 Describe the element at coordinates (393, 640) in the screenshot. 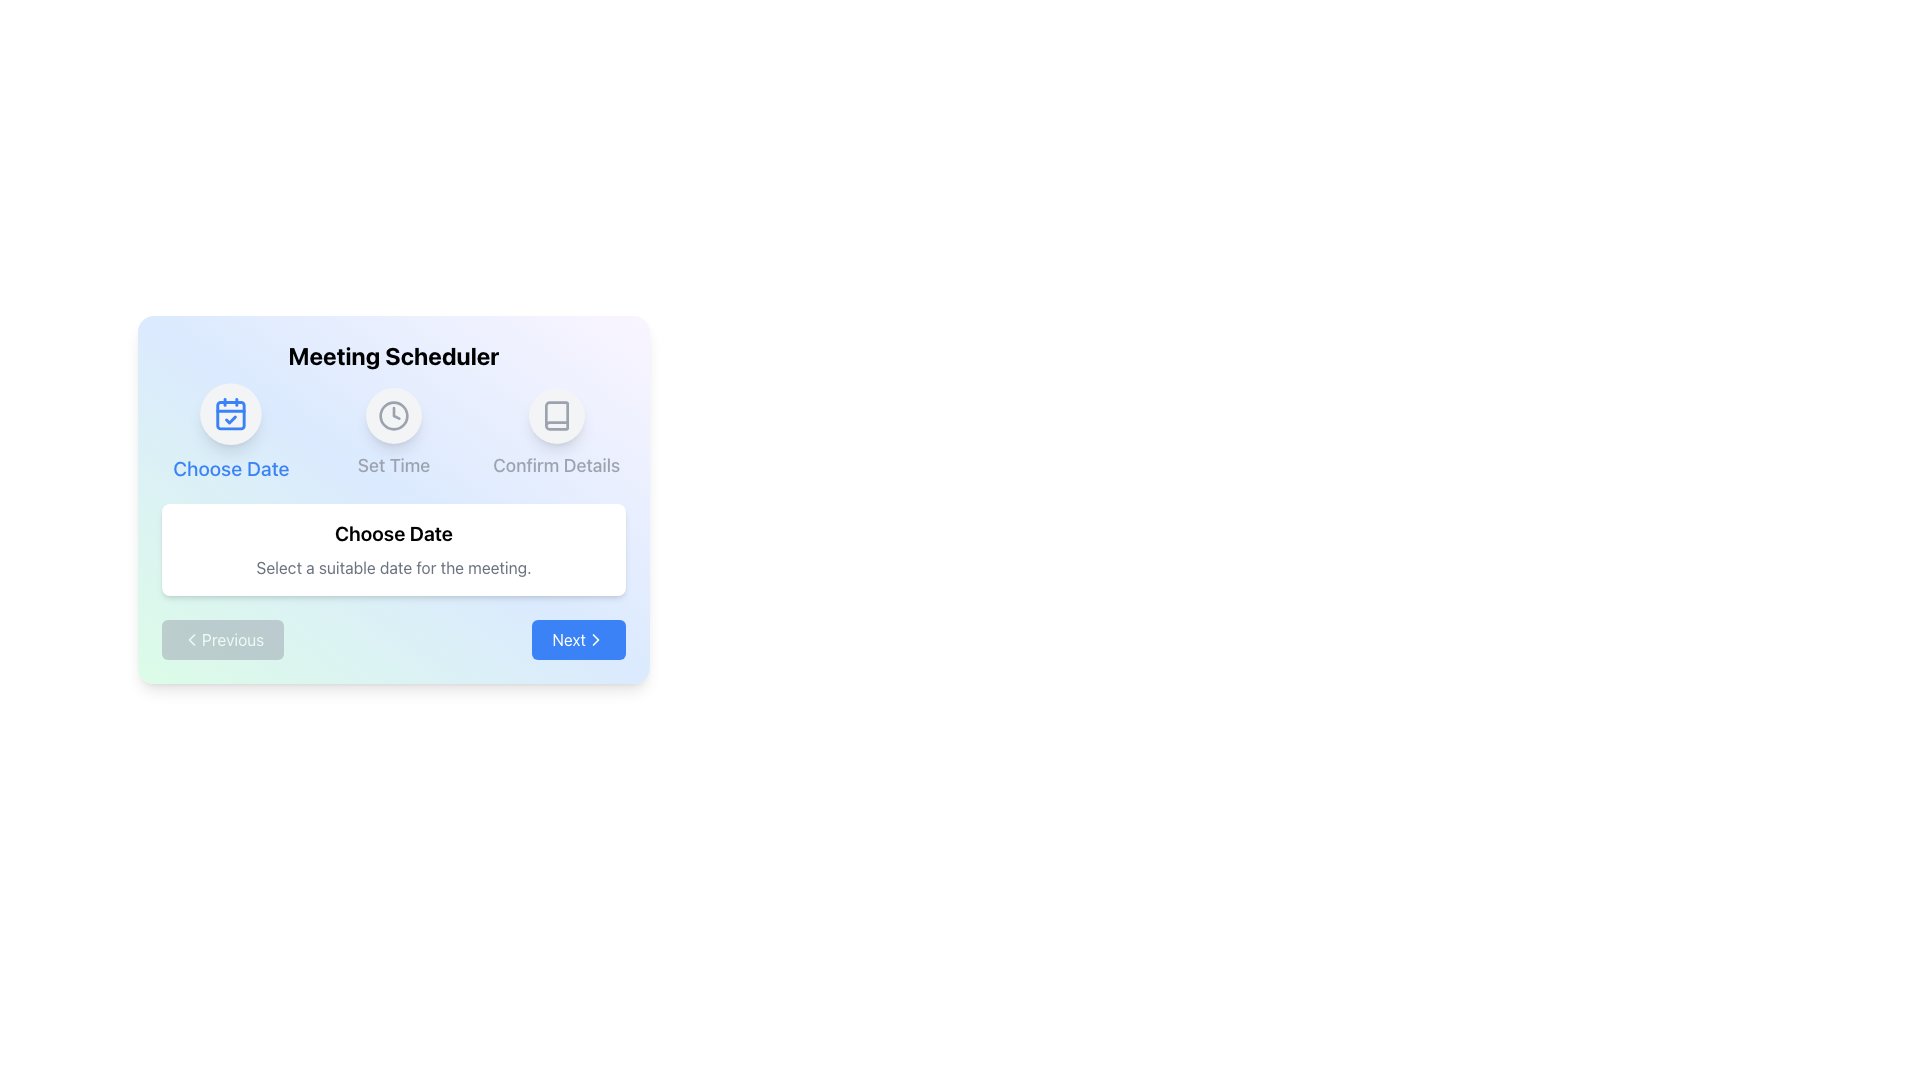

I see `the 'Previous' button located at the bottom of the 'Meeting Scheduler' card interface` at that location.